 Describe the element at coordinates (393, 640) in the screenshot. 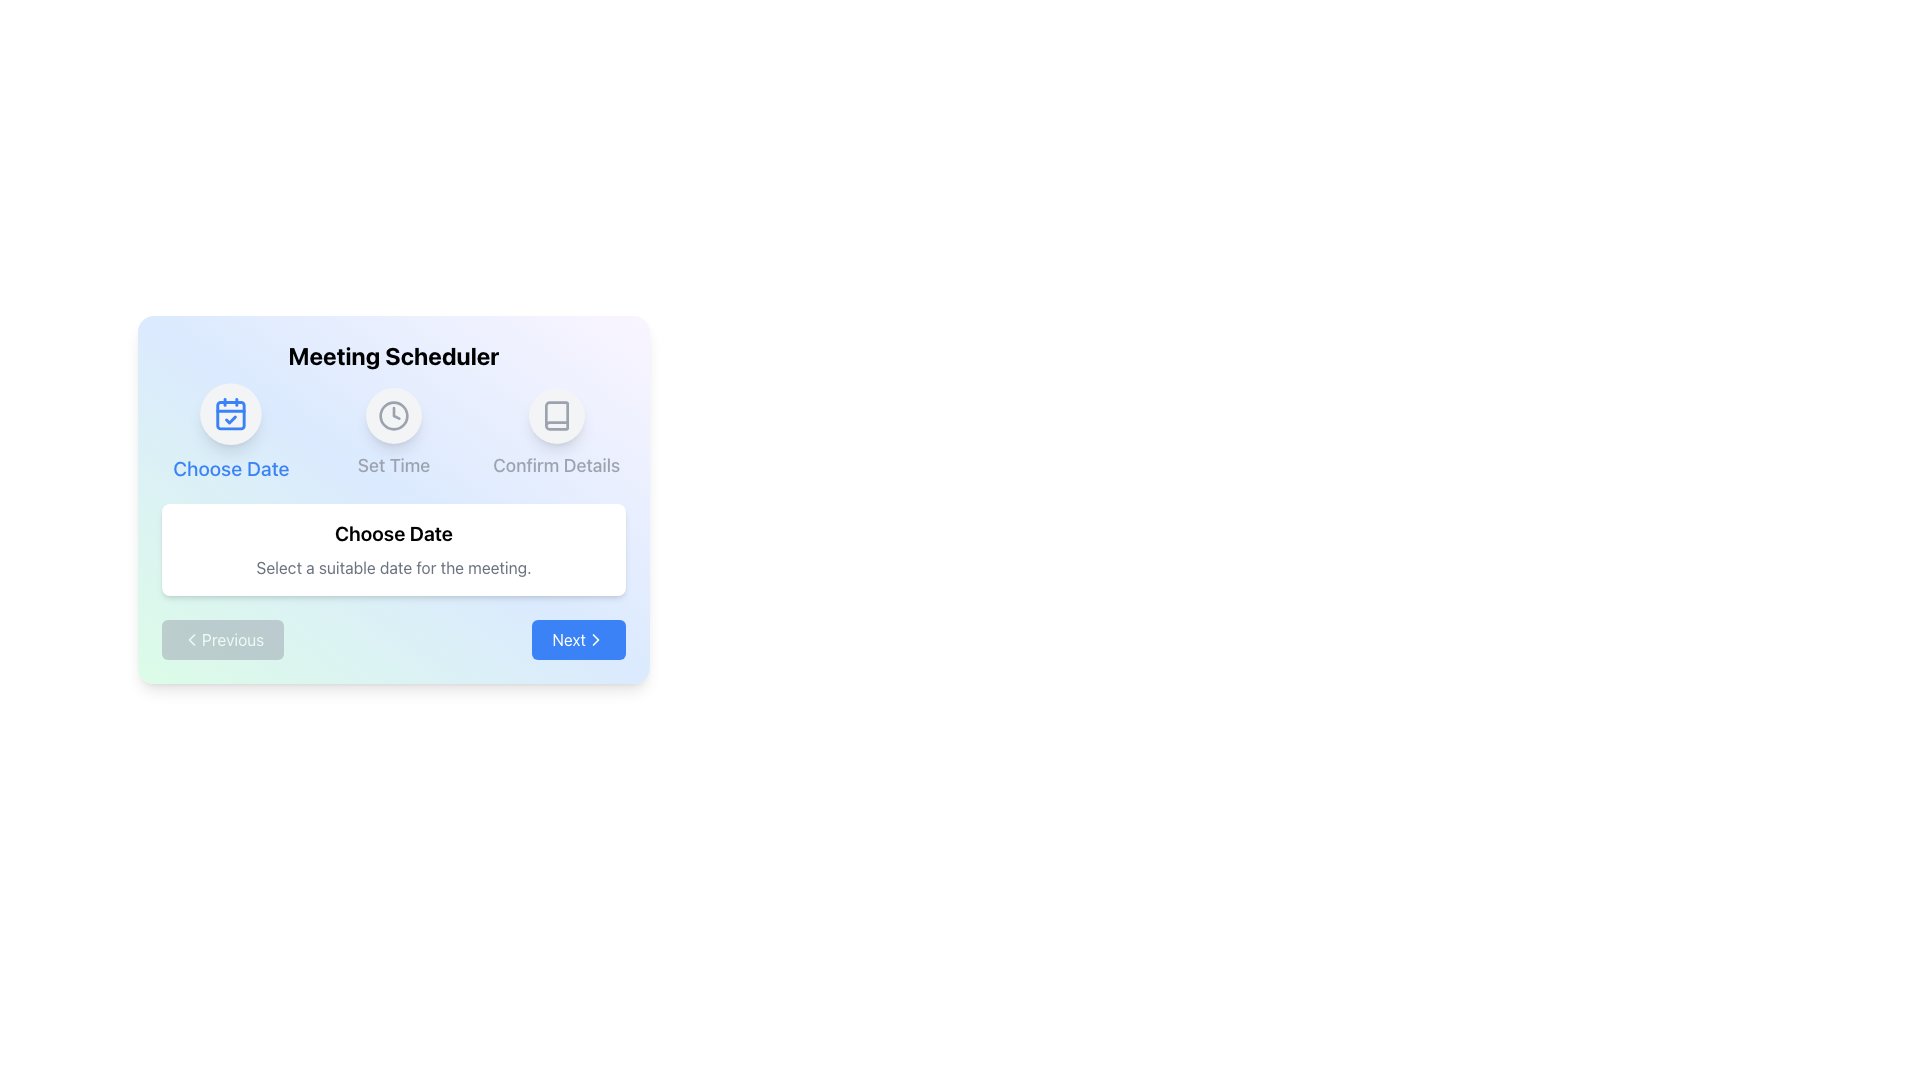

I see `the 'Previous' button located at the bottom of the 'Meeting Scheduler' card interface` at that location.